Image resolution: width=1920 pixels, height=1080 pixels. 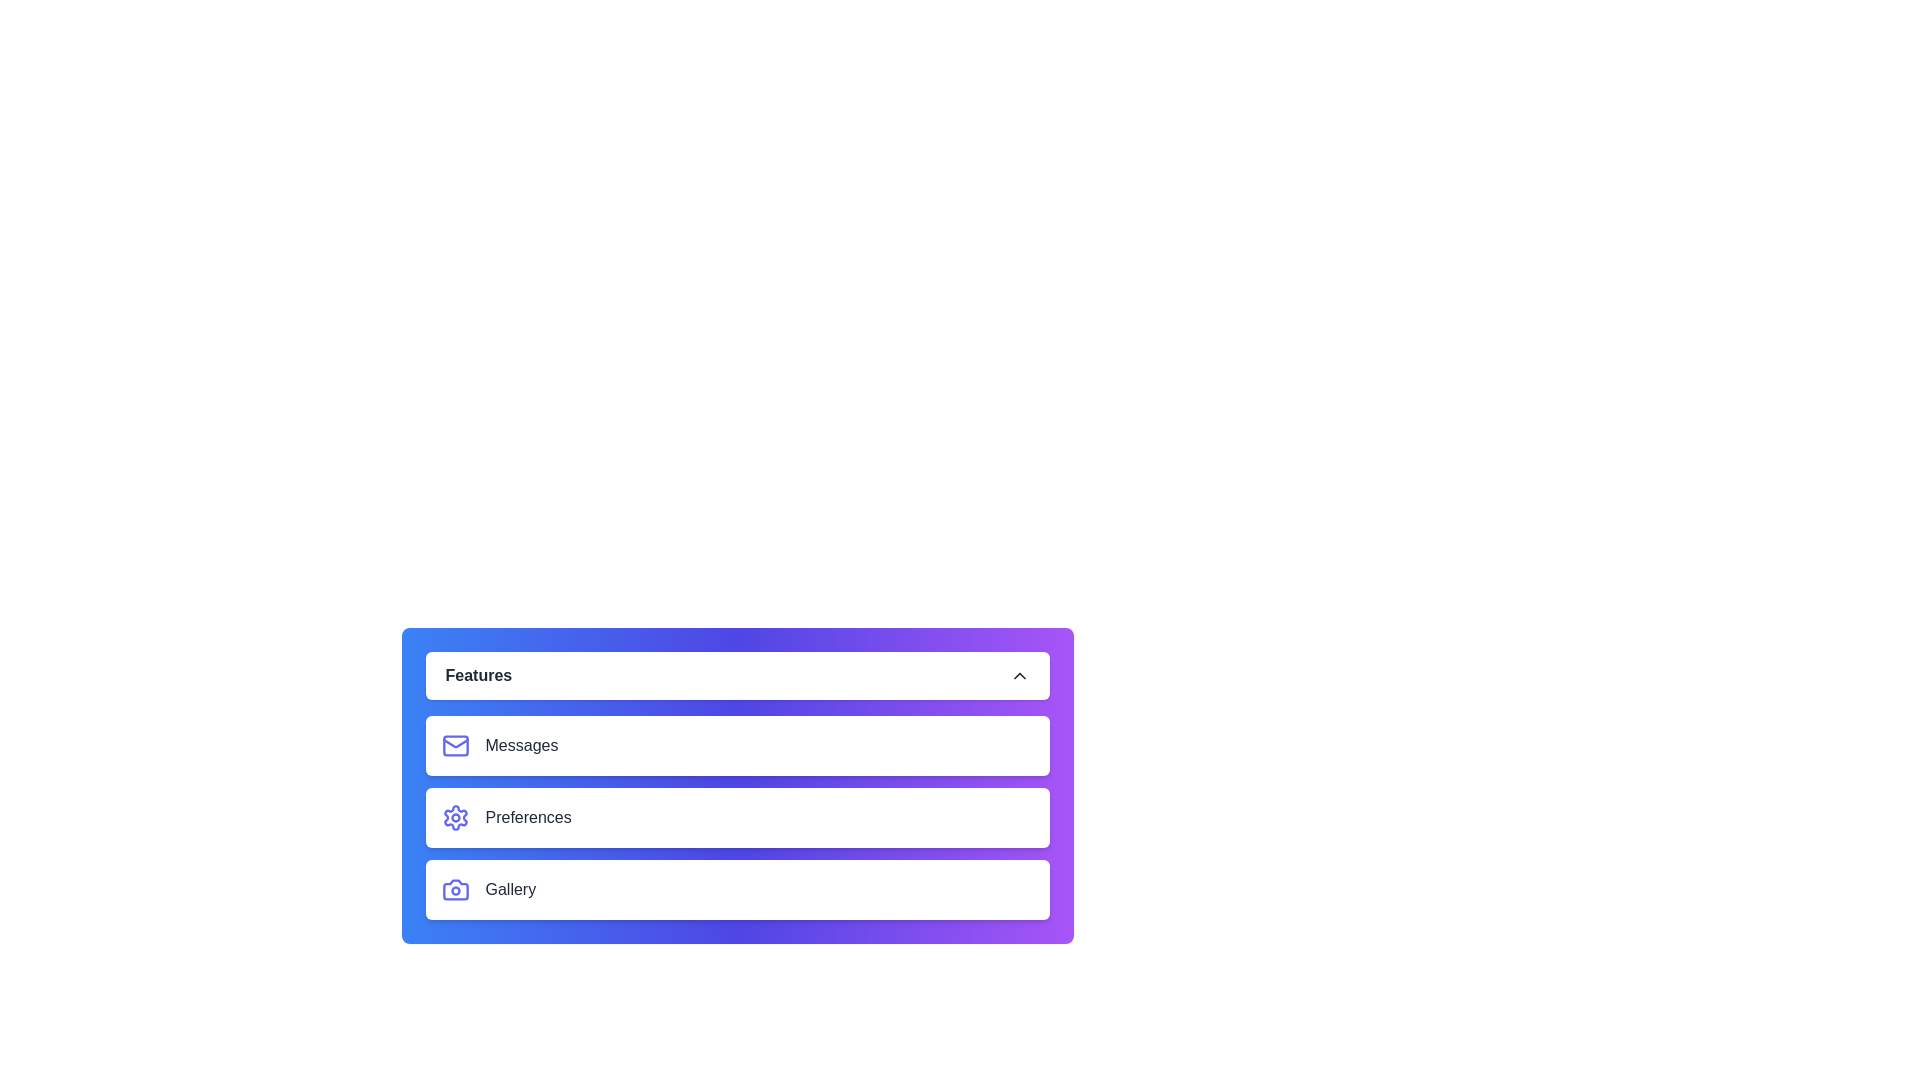 What do you see at coordinates (736, 889) in the screenshot?
I see `the menu item Gallery to select it` at bounding box center [736, 889].